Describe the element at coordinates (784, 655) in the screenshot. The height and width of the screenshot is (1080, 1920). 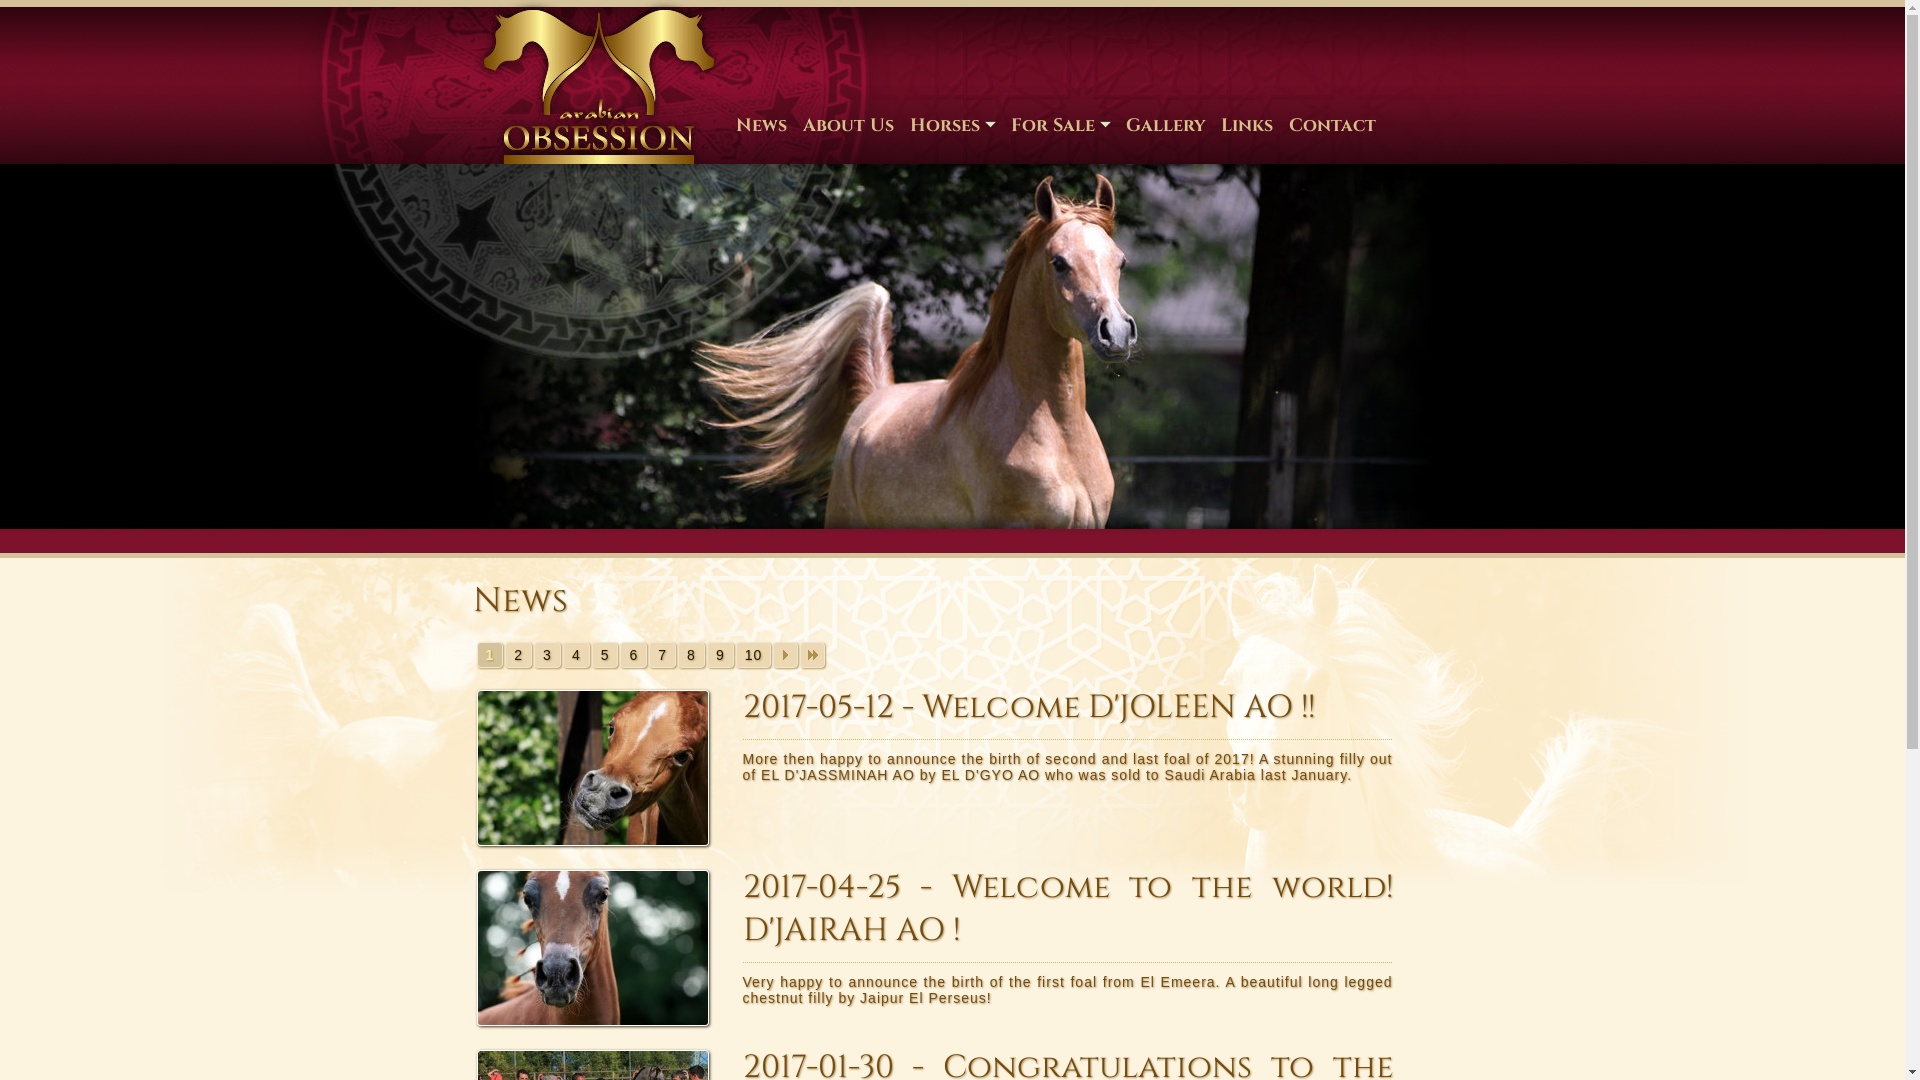
I see `'next page'` at that location.